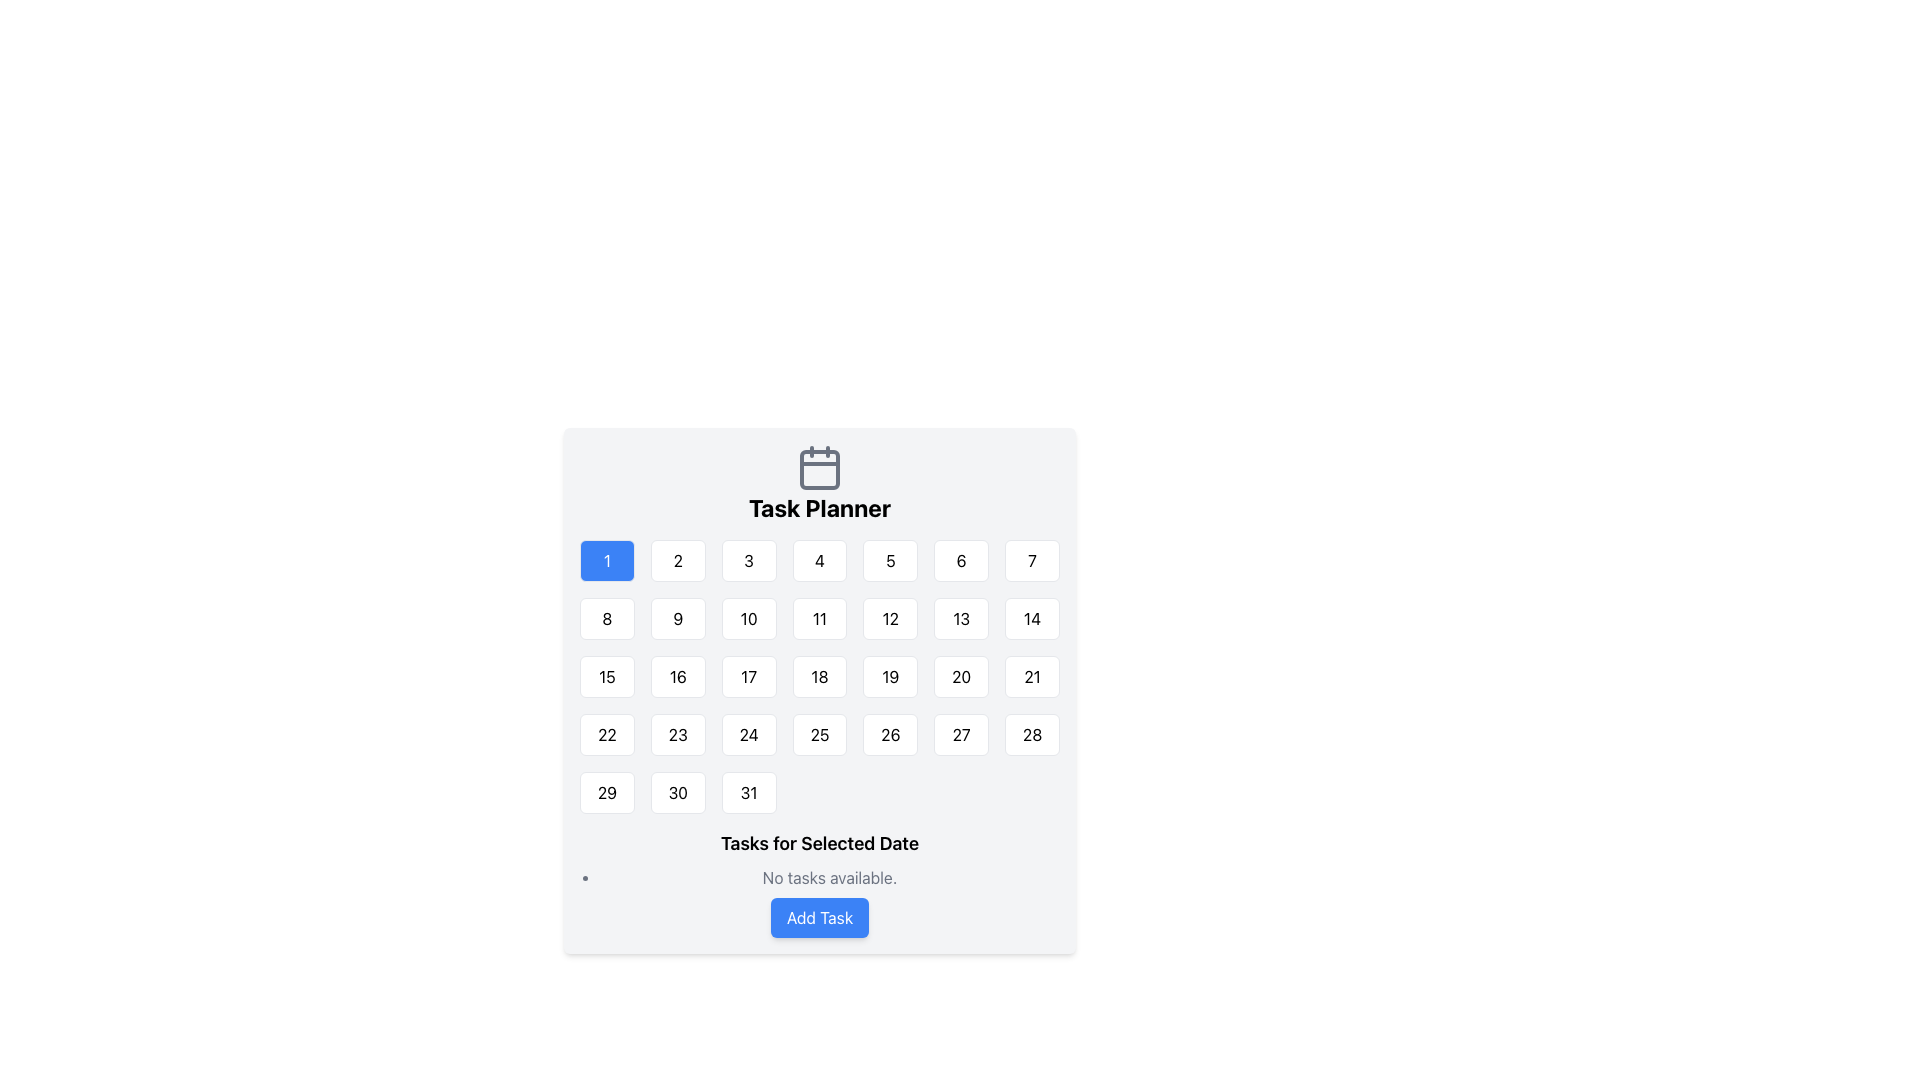 The image size is (1920, 1080). I want to click on the header text that indicates tasks for a selected date, located near the bottom of the interface beneath the calendar grid, so click(820, 844).